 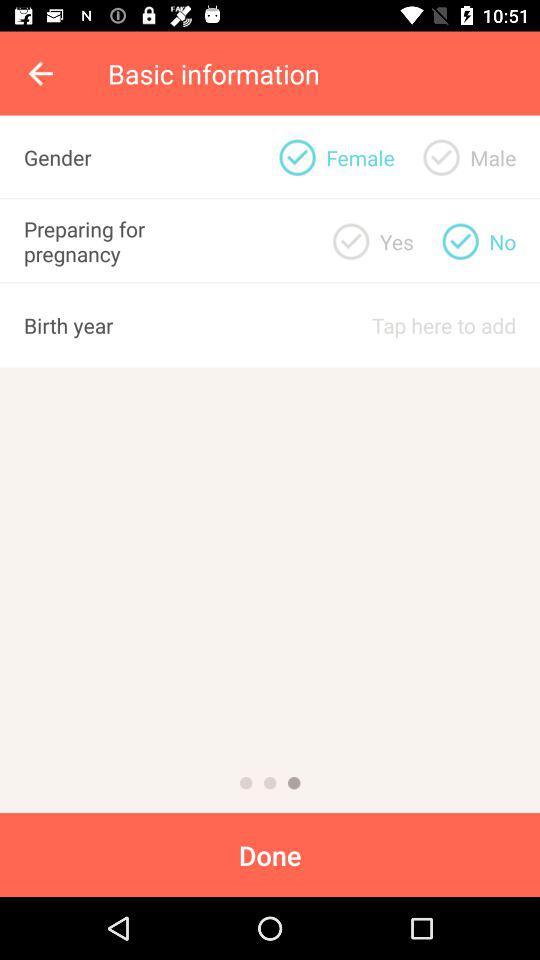 I want to click on female gender, so click(x=296, y=156).